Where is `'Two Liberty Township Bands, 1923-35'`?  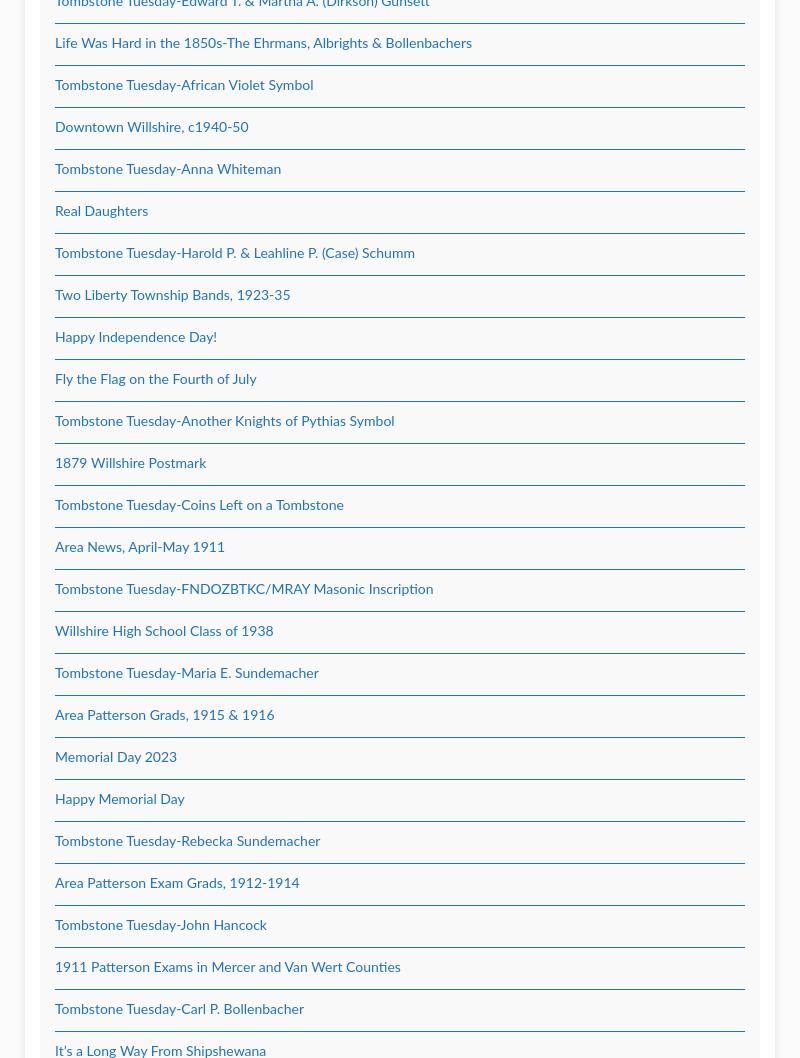 'Two Liberty Township Bands, 1923-35' is located at coordinates (171, 295).